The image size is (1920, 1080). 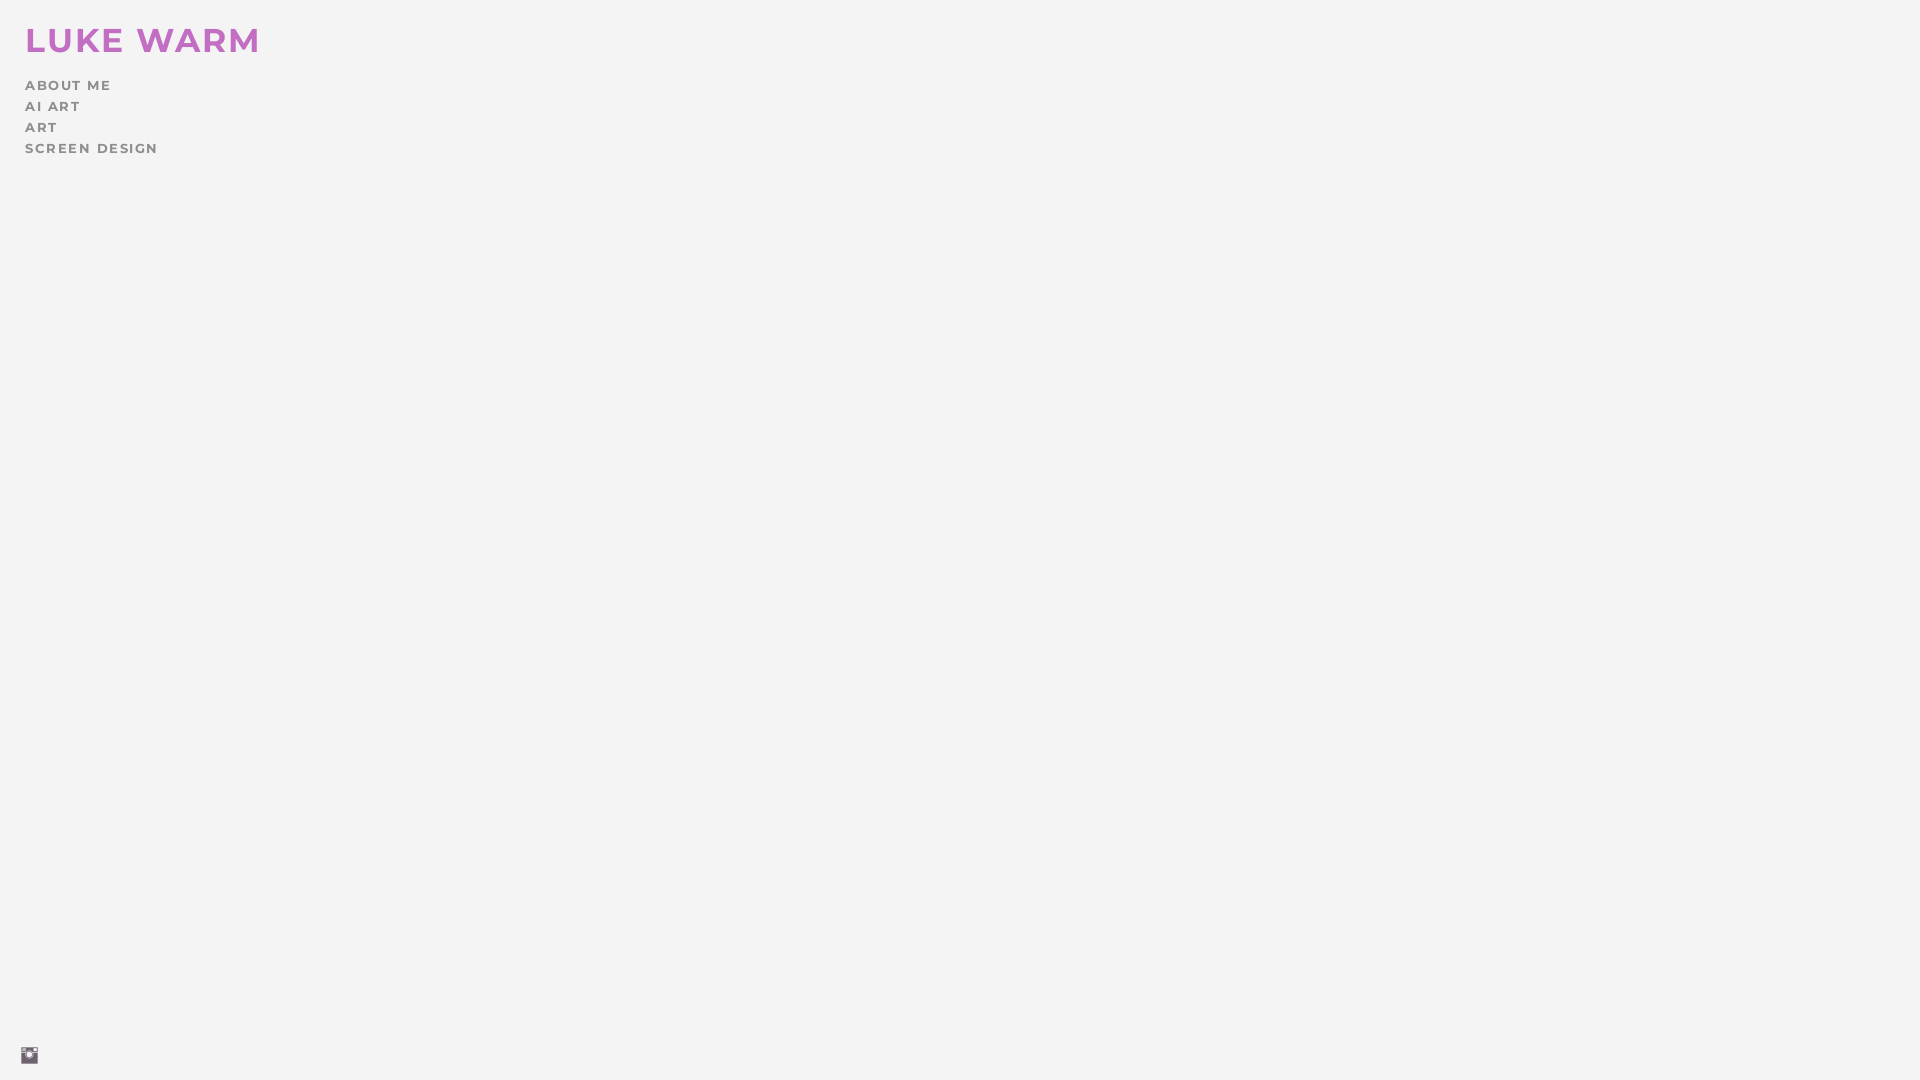 What do you see at coordinates (24, 127) in the screenshot?
I see `'ART'` at bounding box center [24, 127].